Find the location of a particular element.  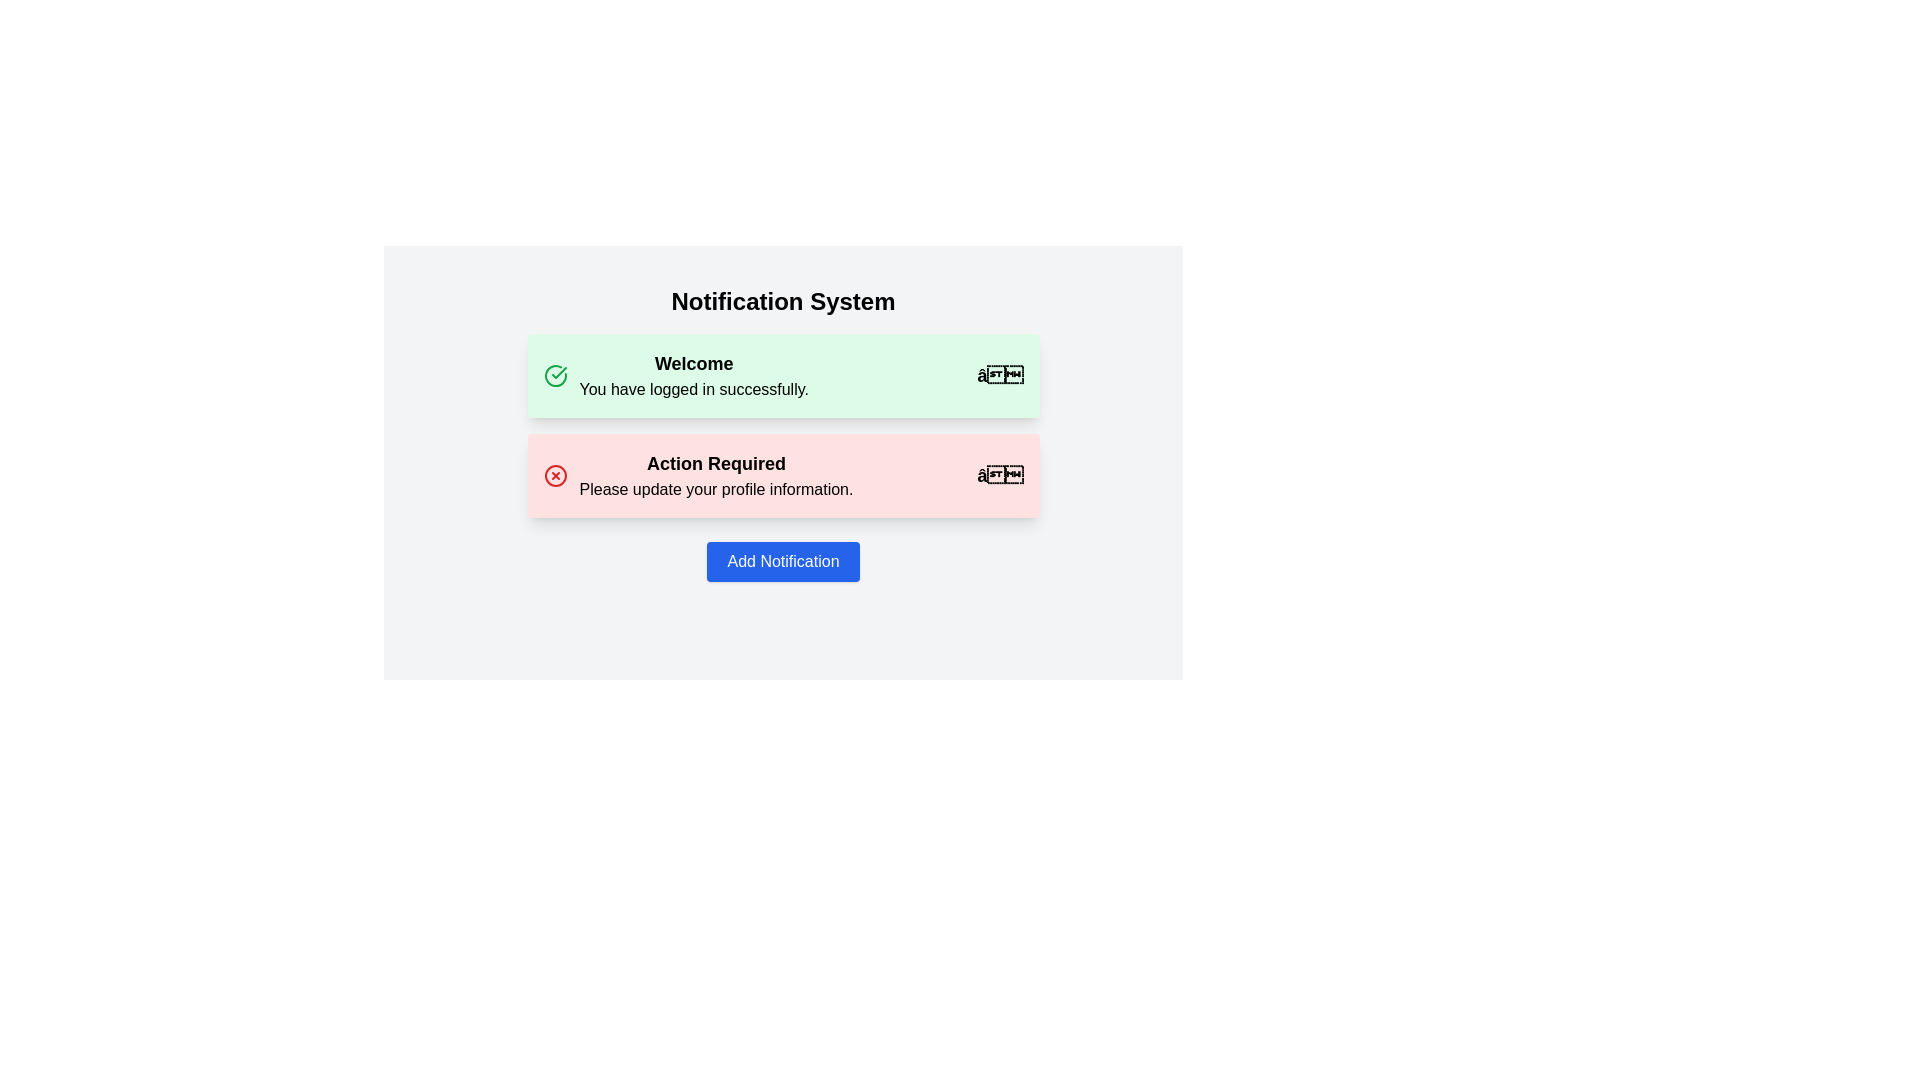

the static text label displaying 'You have logged in successfully.' which is styled in a standard font and positioned below the 'Welcome' heading in a green box is located at coordinates (694, 389).